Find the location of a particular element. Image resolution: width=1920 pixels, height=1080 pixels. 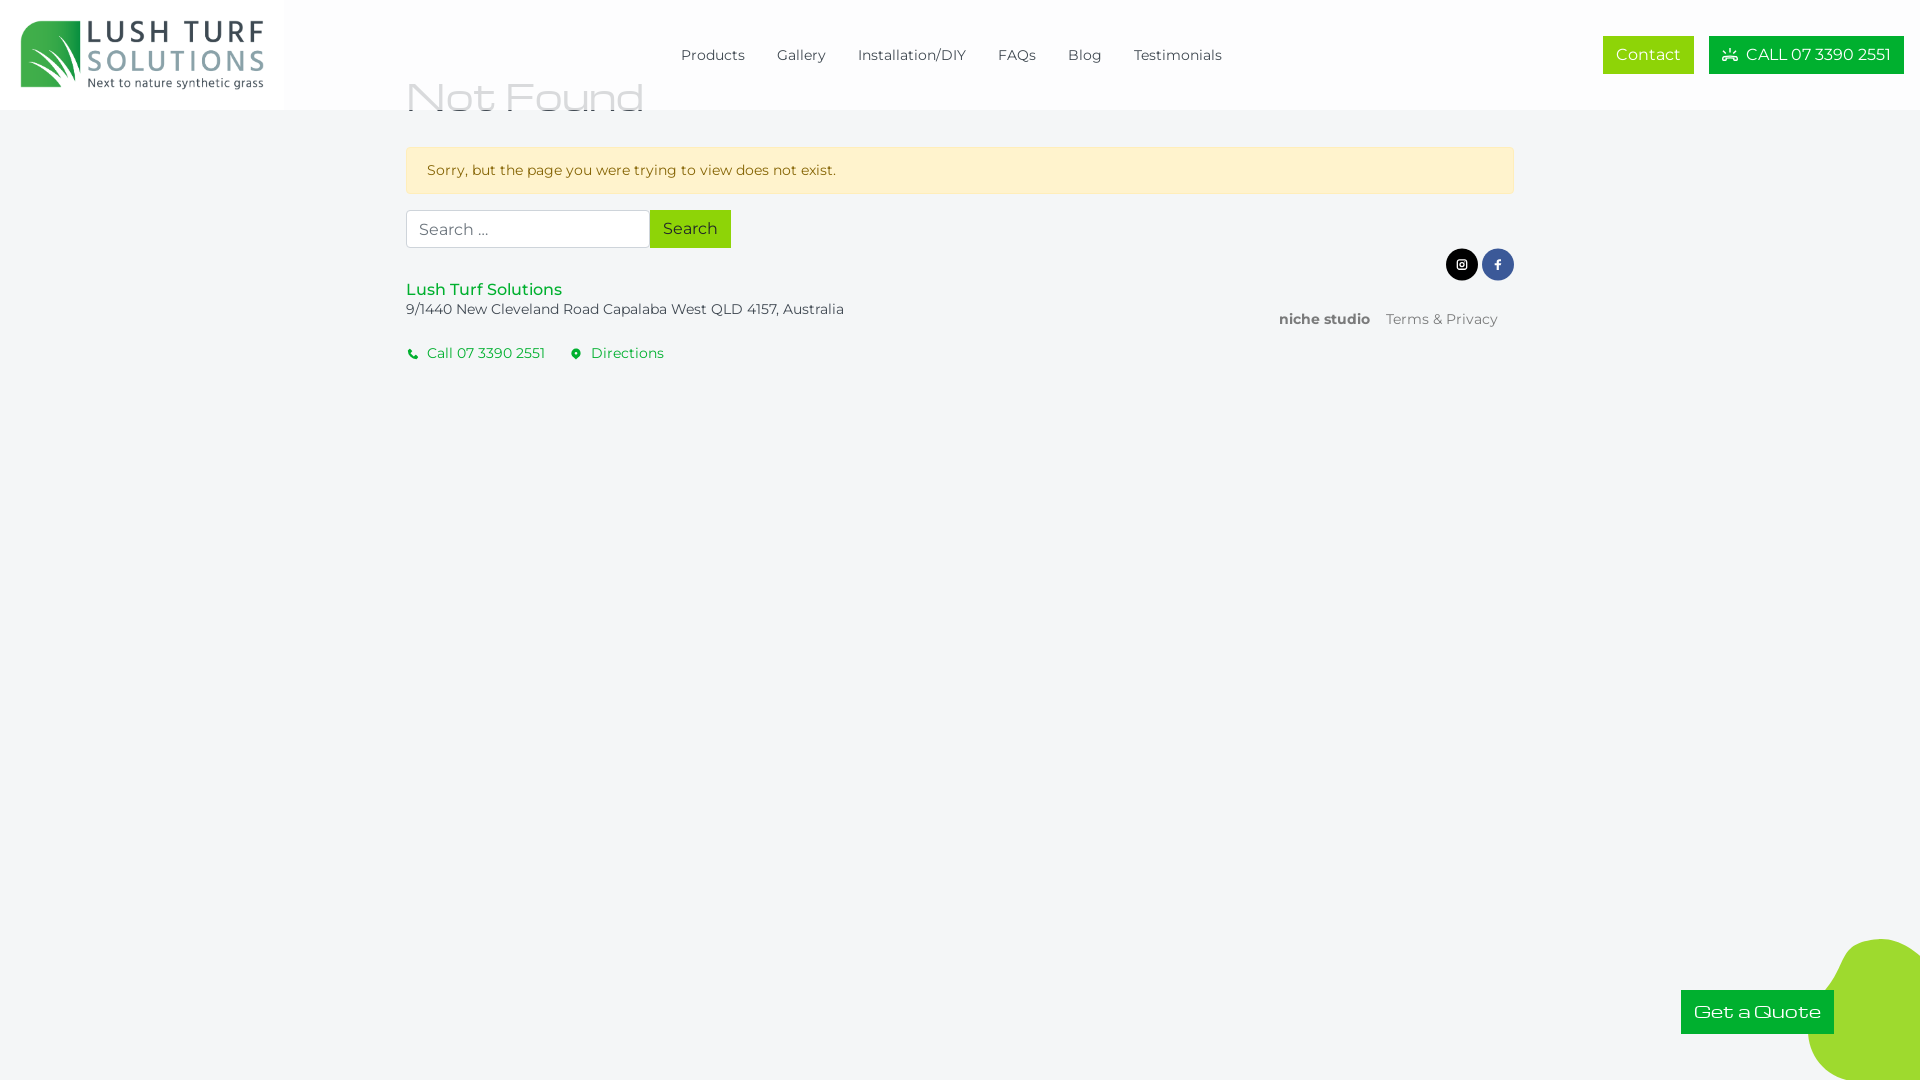

'FAQs' is located at coordinates (1017, 54).